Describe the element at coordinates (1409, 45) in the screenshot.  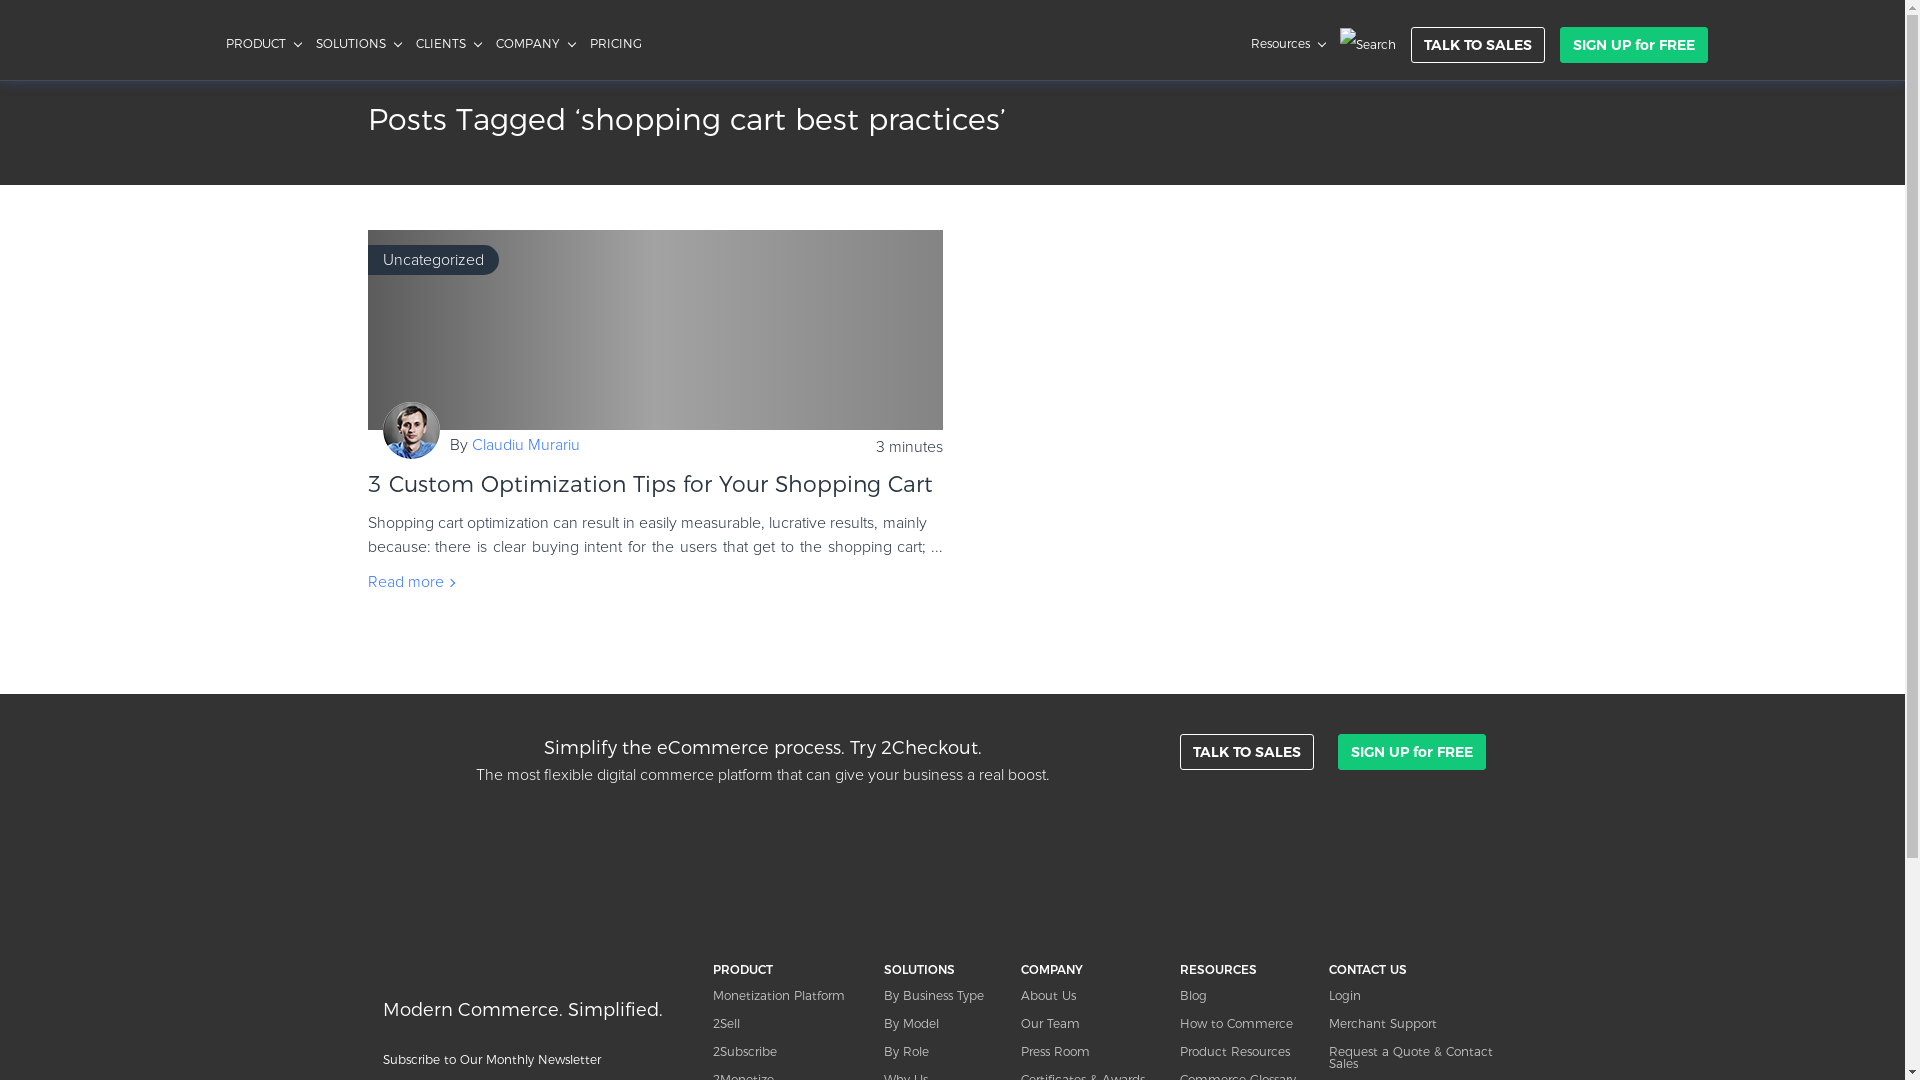
I see `'TALK TO SALES'` at that location.